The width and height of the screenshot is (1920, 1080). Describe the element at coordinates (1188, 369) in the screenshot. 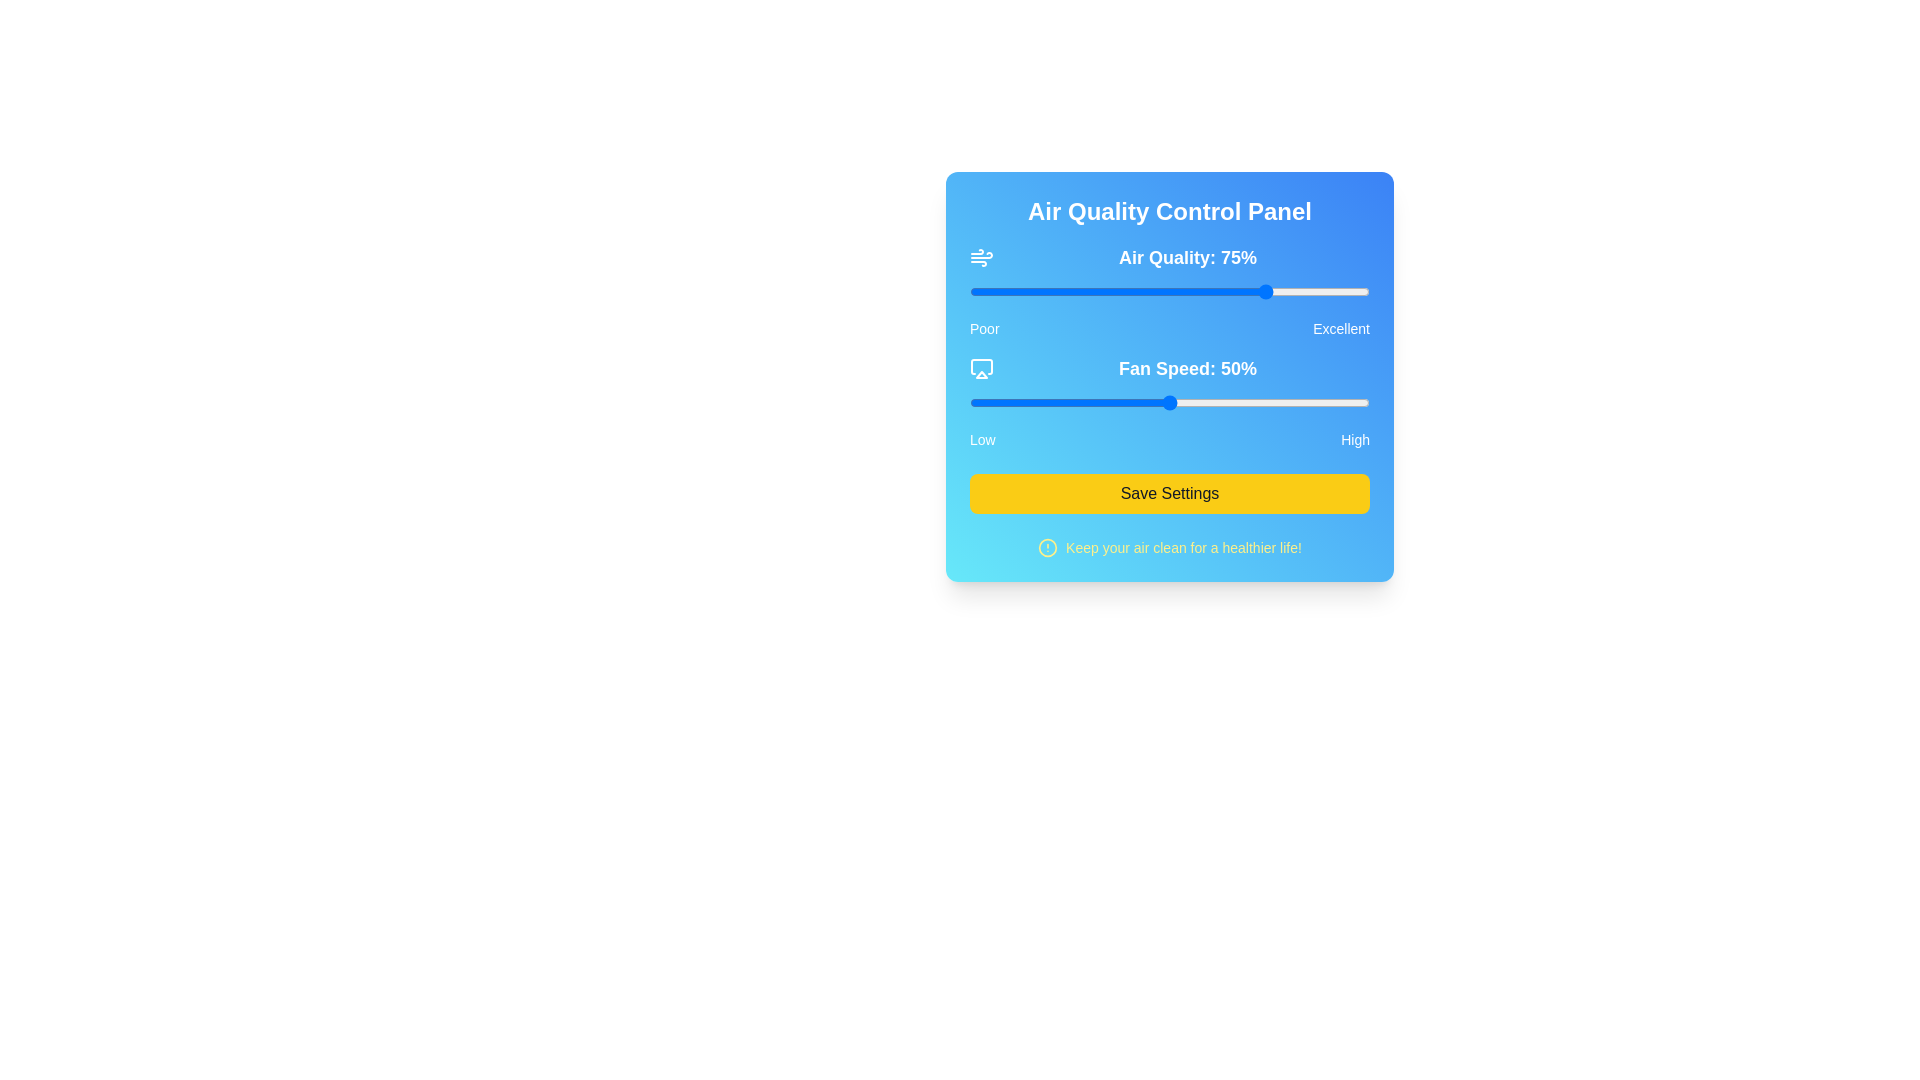

I see `the text label displaying 'Fan Speed: 50%' which is styled in a large, bold sans-serif font and is centrally aligned within the Air Quality Control Panel` at that location.